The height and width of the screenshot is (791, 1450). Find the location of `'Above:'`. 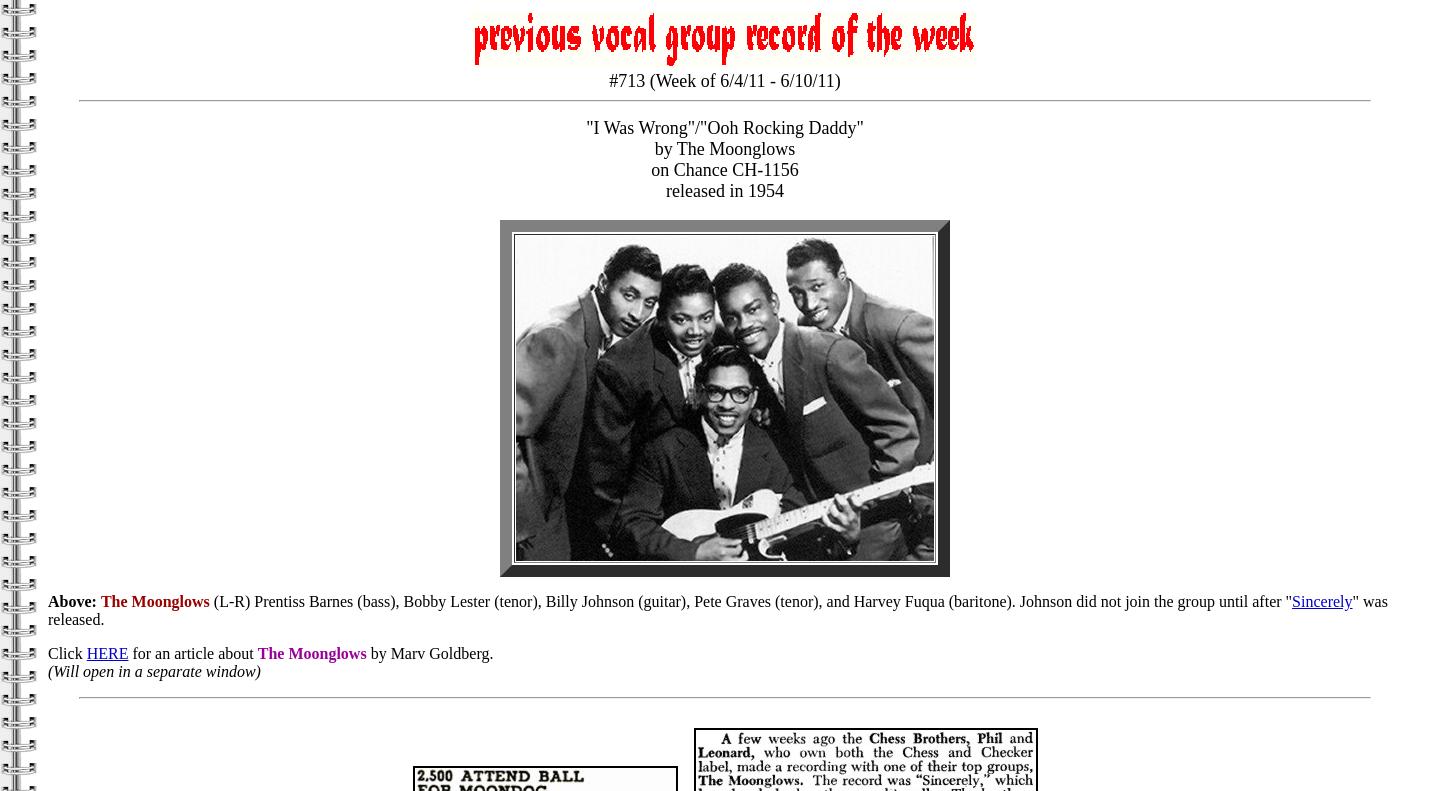

'Above:' is located at coordinates (72, 600).